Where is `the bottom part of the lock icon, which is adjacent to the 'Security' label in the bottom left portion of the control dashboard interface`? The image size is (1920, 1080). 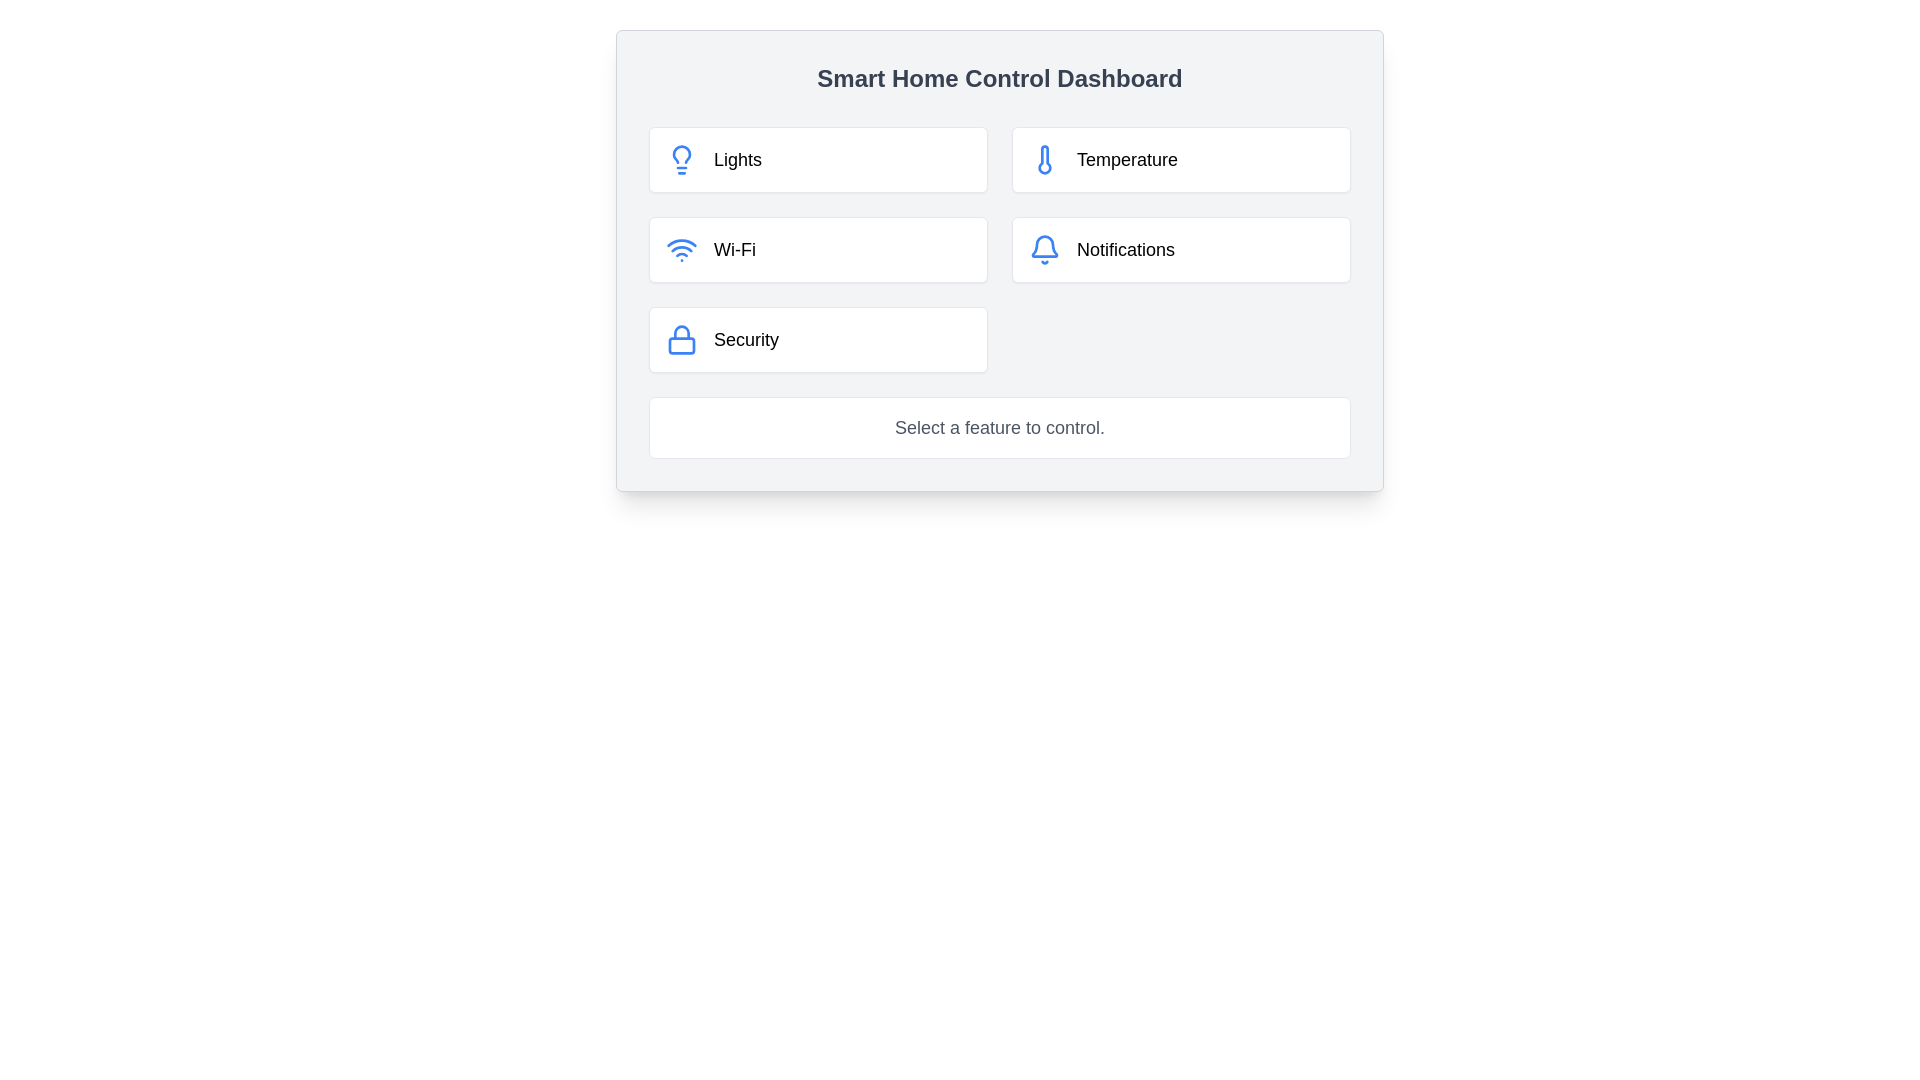
the bottom part of the lock icon, which is adjacent to the 'Security' label in the bottom left portion of the control dashboard interface is located at coordinates (681, 345).